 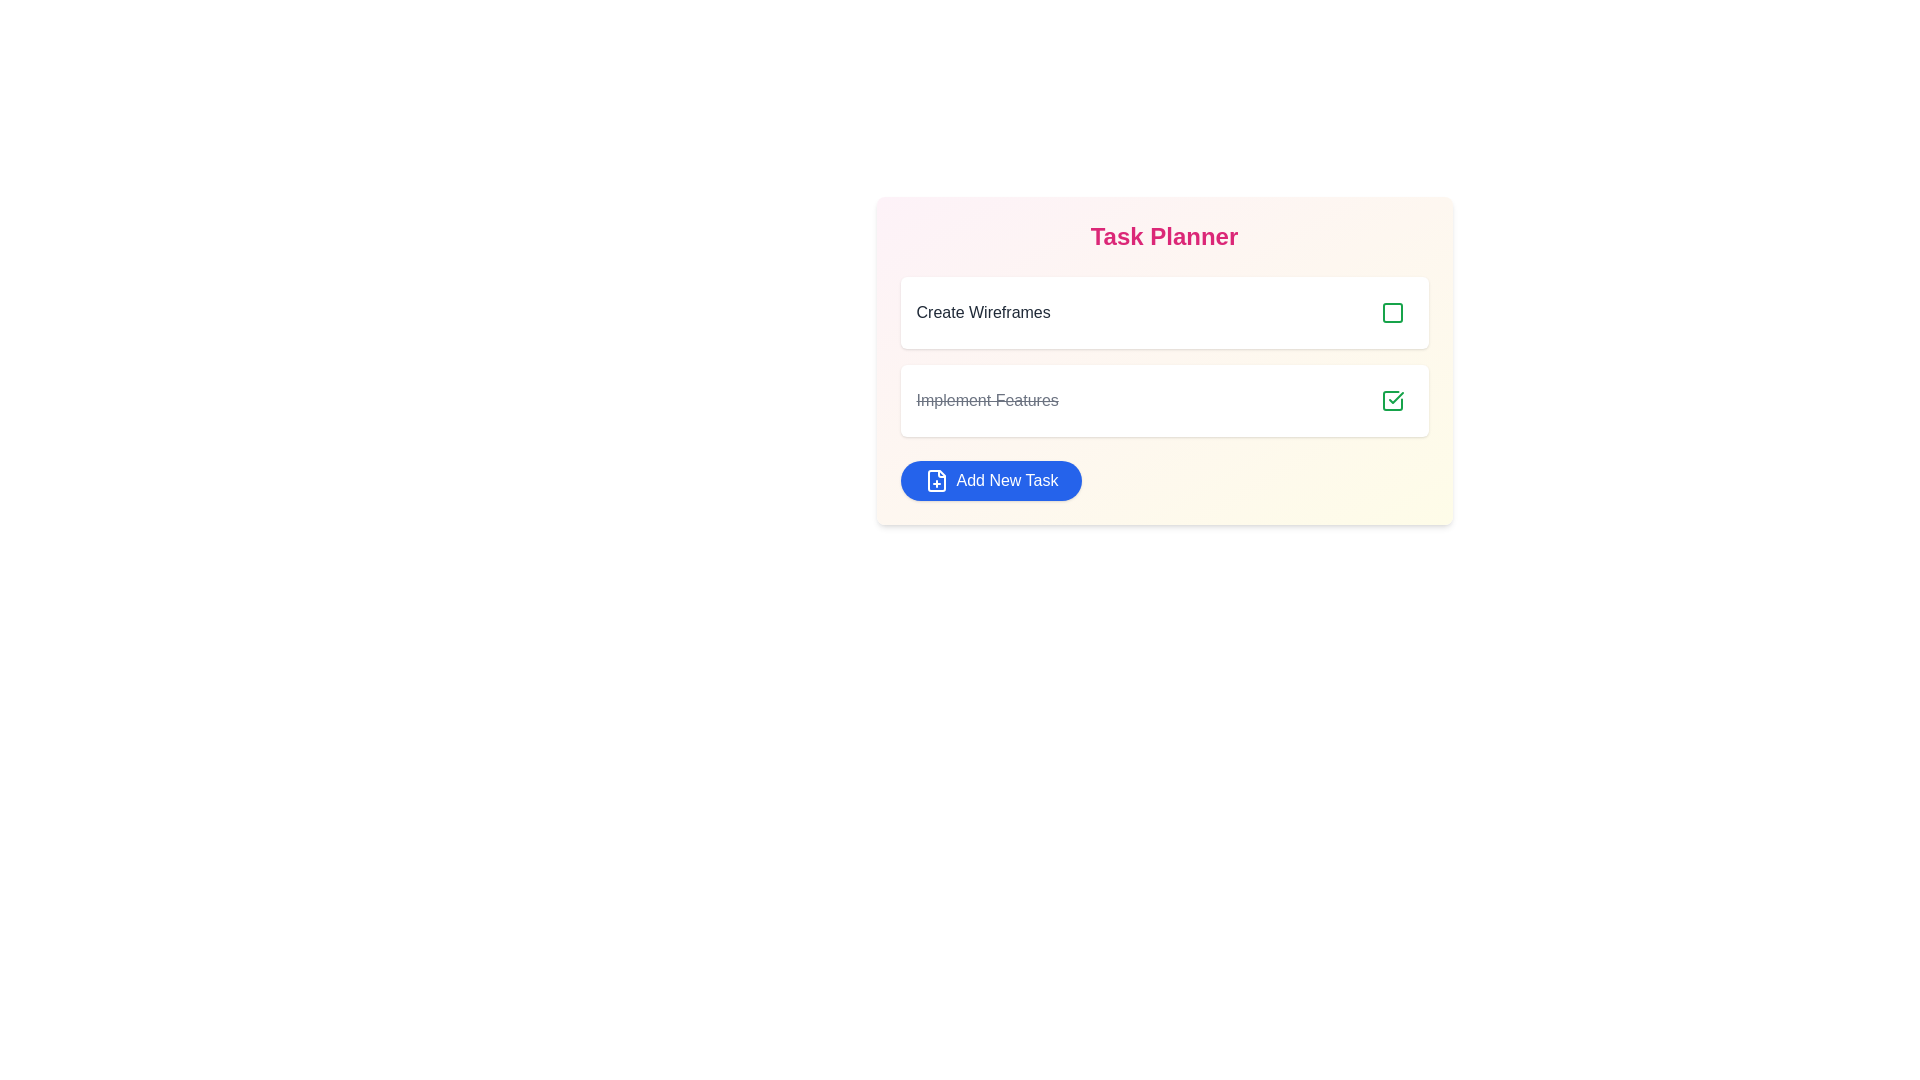 What do you see at coordinates (1391, 401) in the screenshot?
I see `the completion indicator icon, which is a green checkmark inside a square, located on the right side of the 'Implement Features' task row in the 'Task Planner' interface` at bounding box center [1391, 401].